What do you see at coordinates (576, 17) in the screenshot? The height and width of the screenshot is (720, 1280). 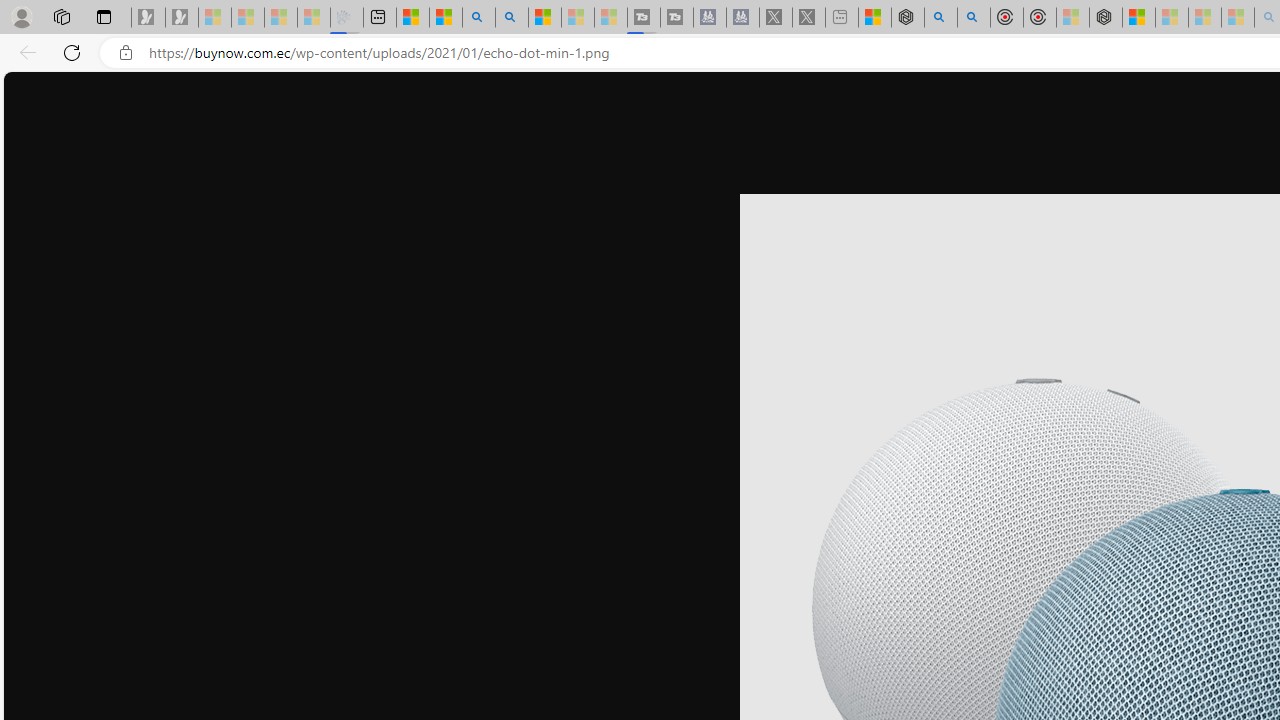 I see `'Microsoft Start - Sleeping'` at bounding box center [576, 17].